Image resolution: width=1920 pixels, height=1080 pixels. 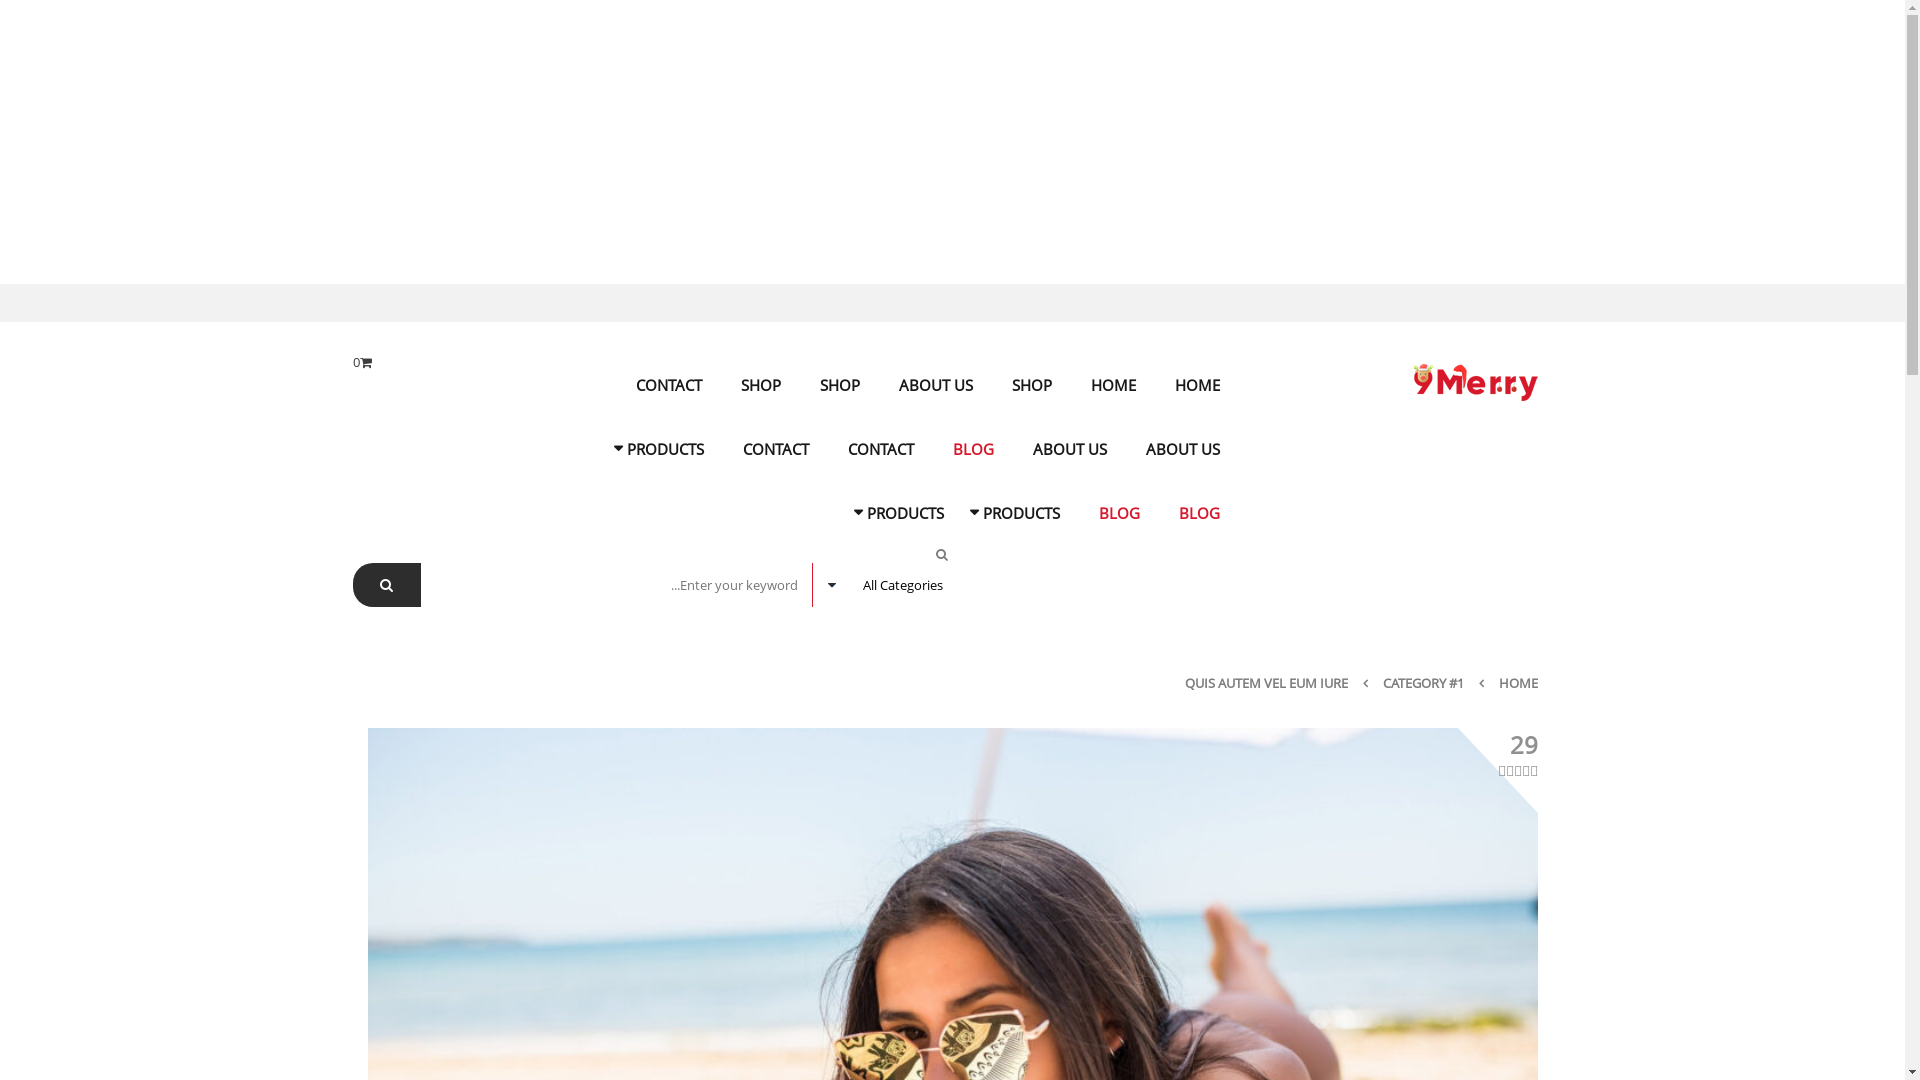 What do you see at coordinates (1421, 681) in the screenshot?
I see `'CATEGORY #1'` at bounding box center [1421, 681].